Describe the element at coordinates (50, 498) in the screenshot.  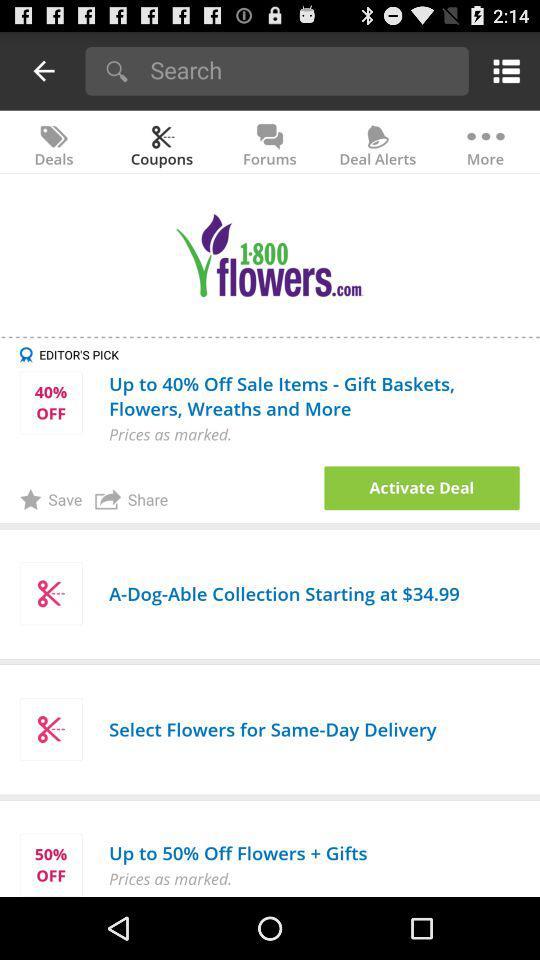
I see `app next to the share` at that location.